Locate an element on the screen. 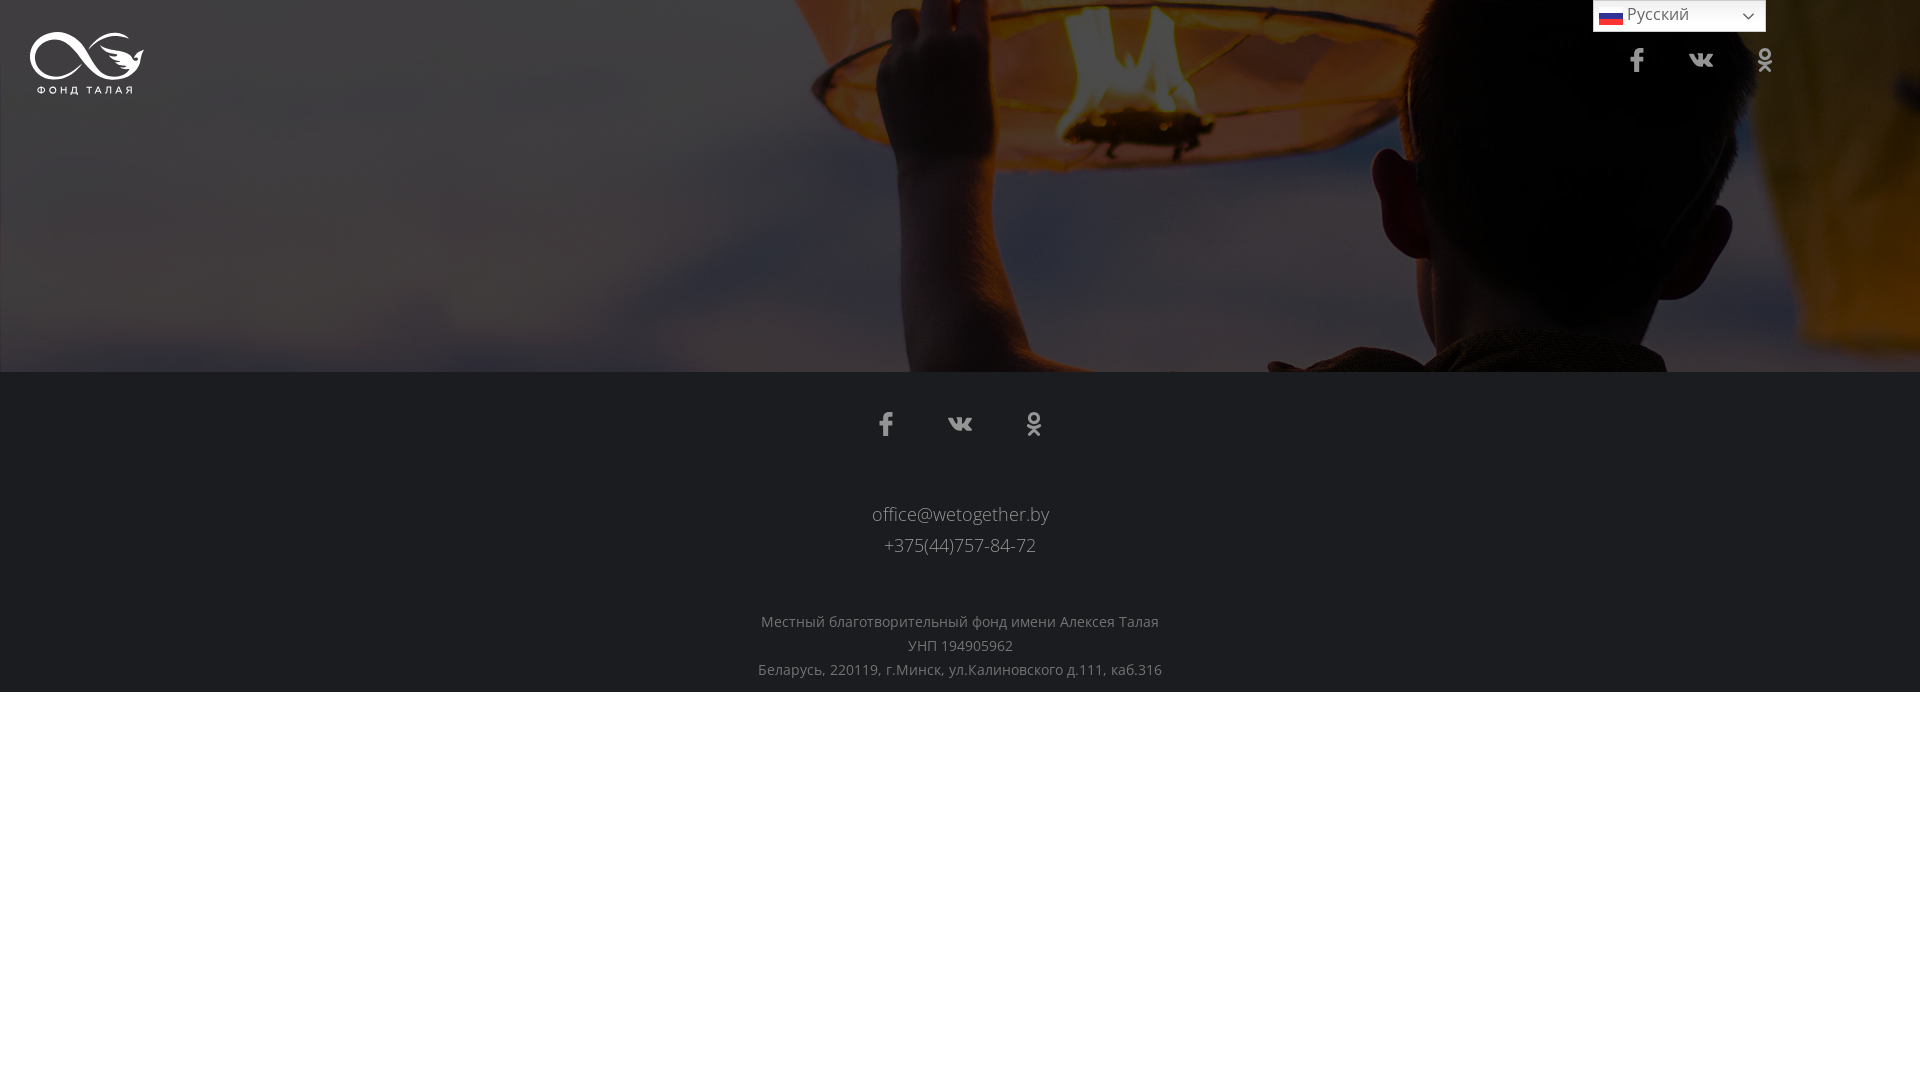 The width and height of the screenshot is (1920, 1080). 'office@wetogether.by' is located at coordinates (960, 512).